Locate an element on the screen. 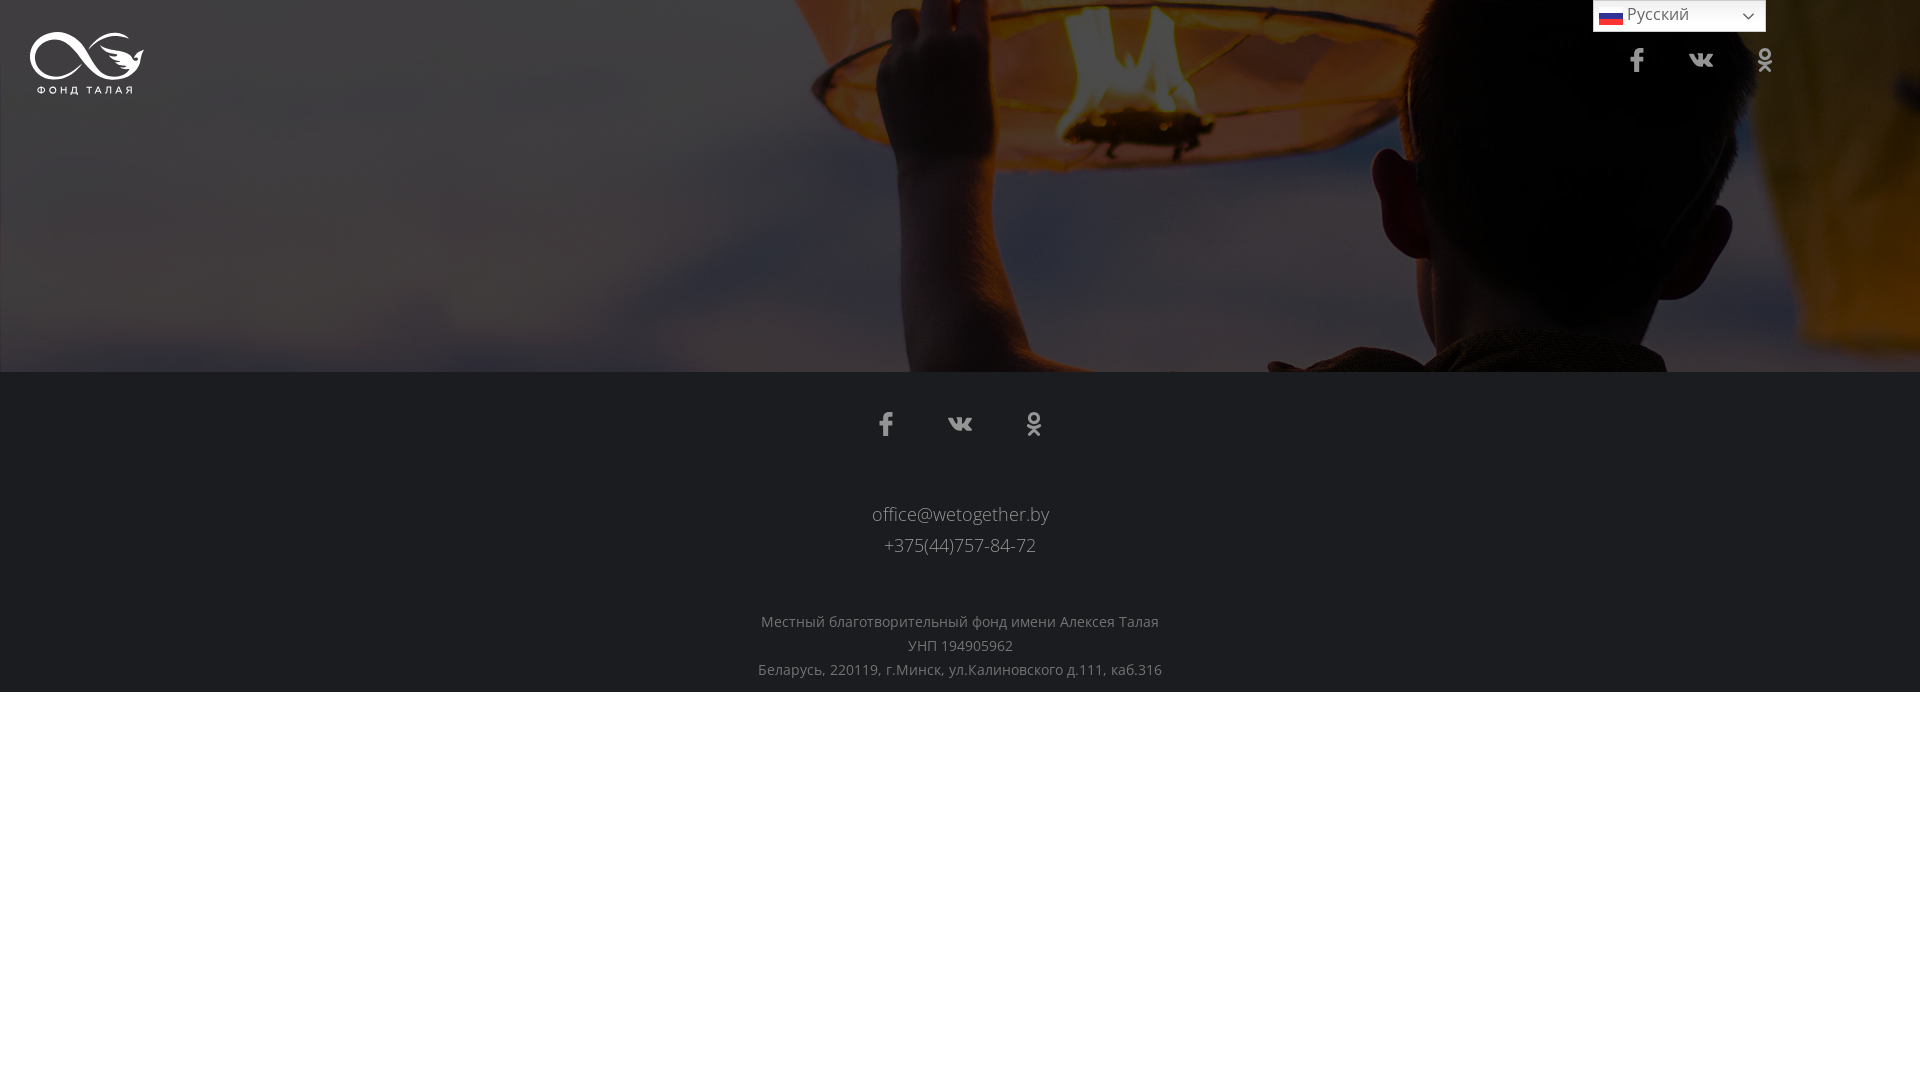 The width and height of the screenshot is (1920, 1080). 'office@wetogether.by' is located at coordinates (960, 512).